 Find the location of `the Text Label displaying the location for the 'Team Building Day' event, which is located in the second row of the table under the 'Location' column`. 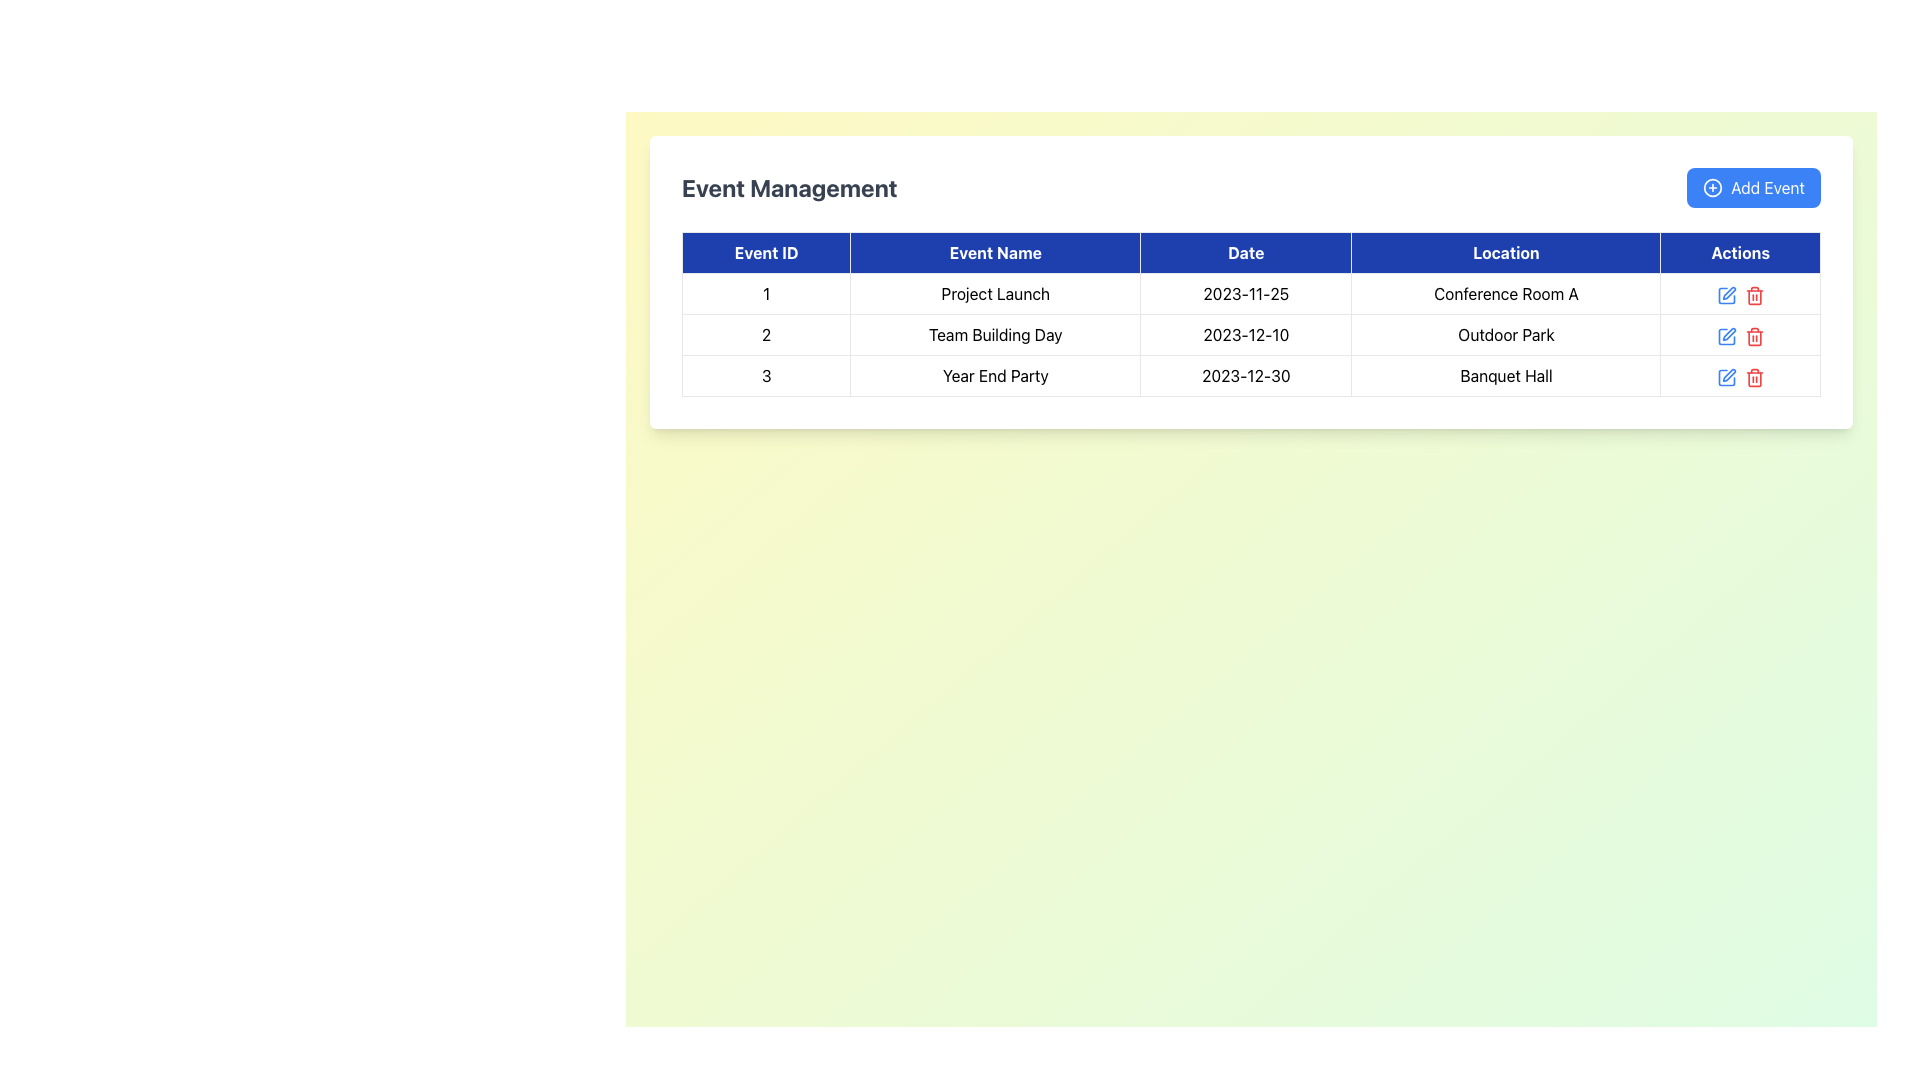

the Text Label displaying the location for the 'Team Building Day' event, which is located in the second row of the table under the 'Location' column is located at coordinates (1506, 334).